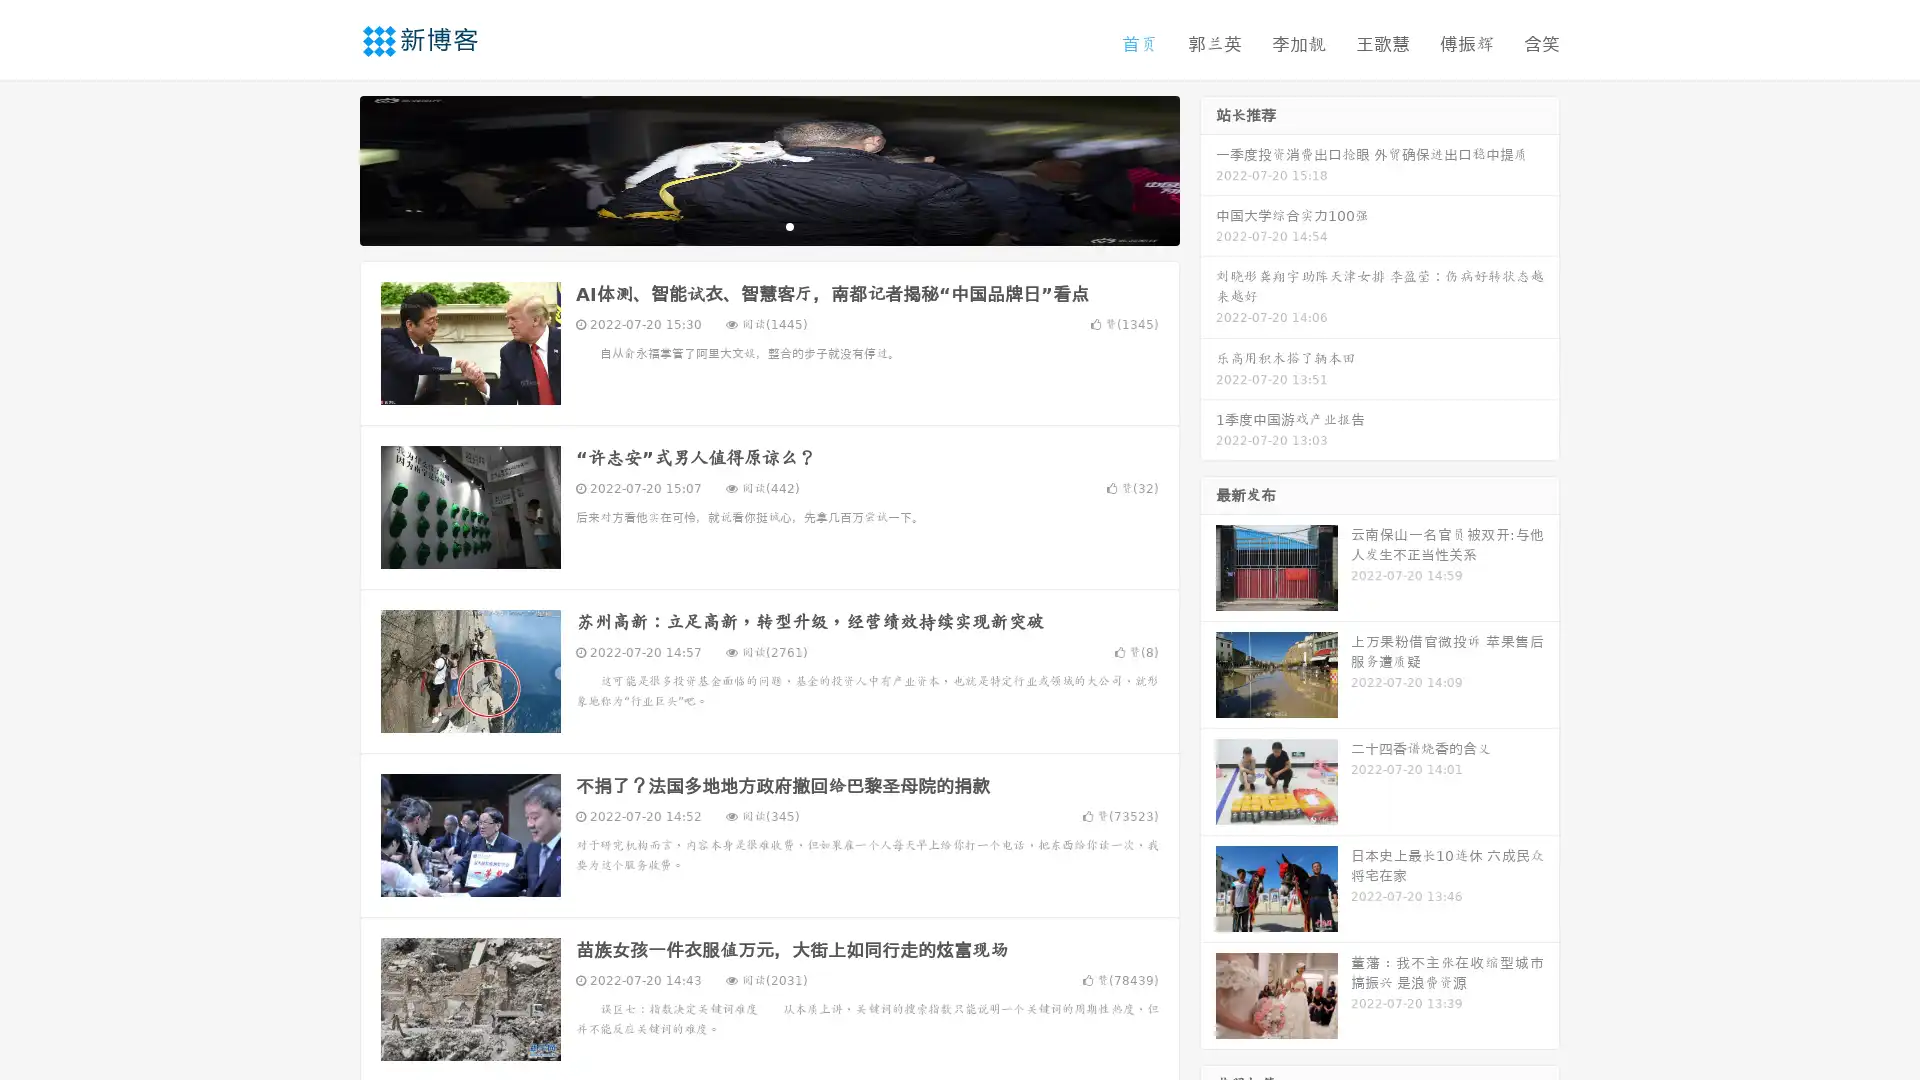 The width and height of the screenshot is (1920, 1080). Describe the element at coordinates (748, 225) in the screenshot. I see `Go to slide 1` at that location.